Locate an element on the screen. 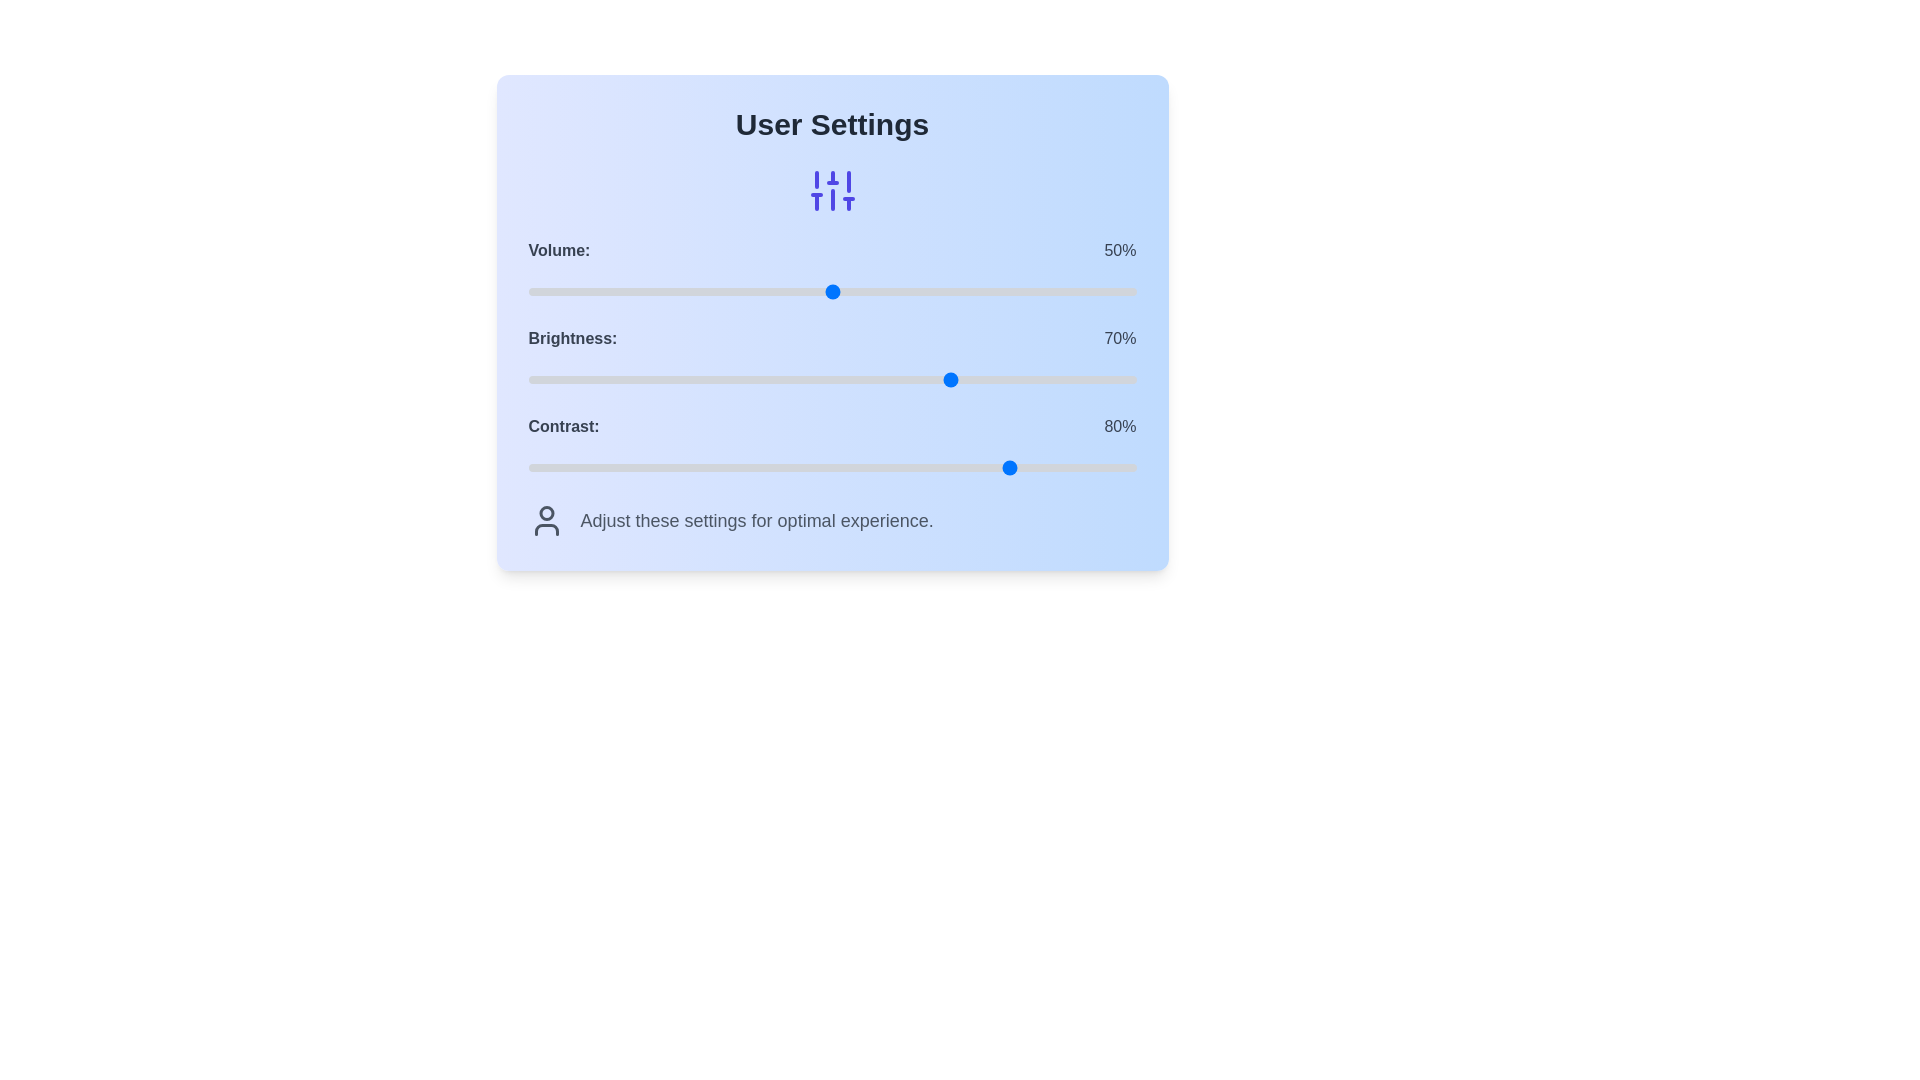  the text label displaying '70%' which is styled in gray and positioned to the right of the 'Brightness' label, aligned with the brightness slider is located at coordinates (1120, 338).